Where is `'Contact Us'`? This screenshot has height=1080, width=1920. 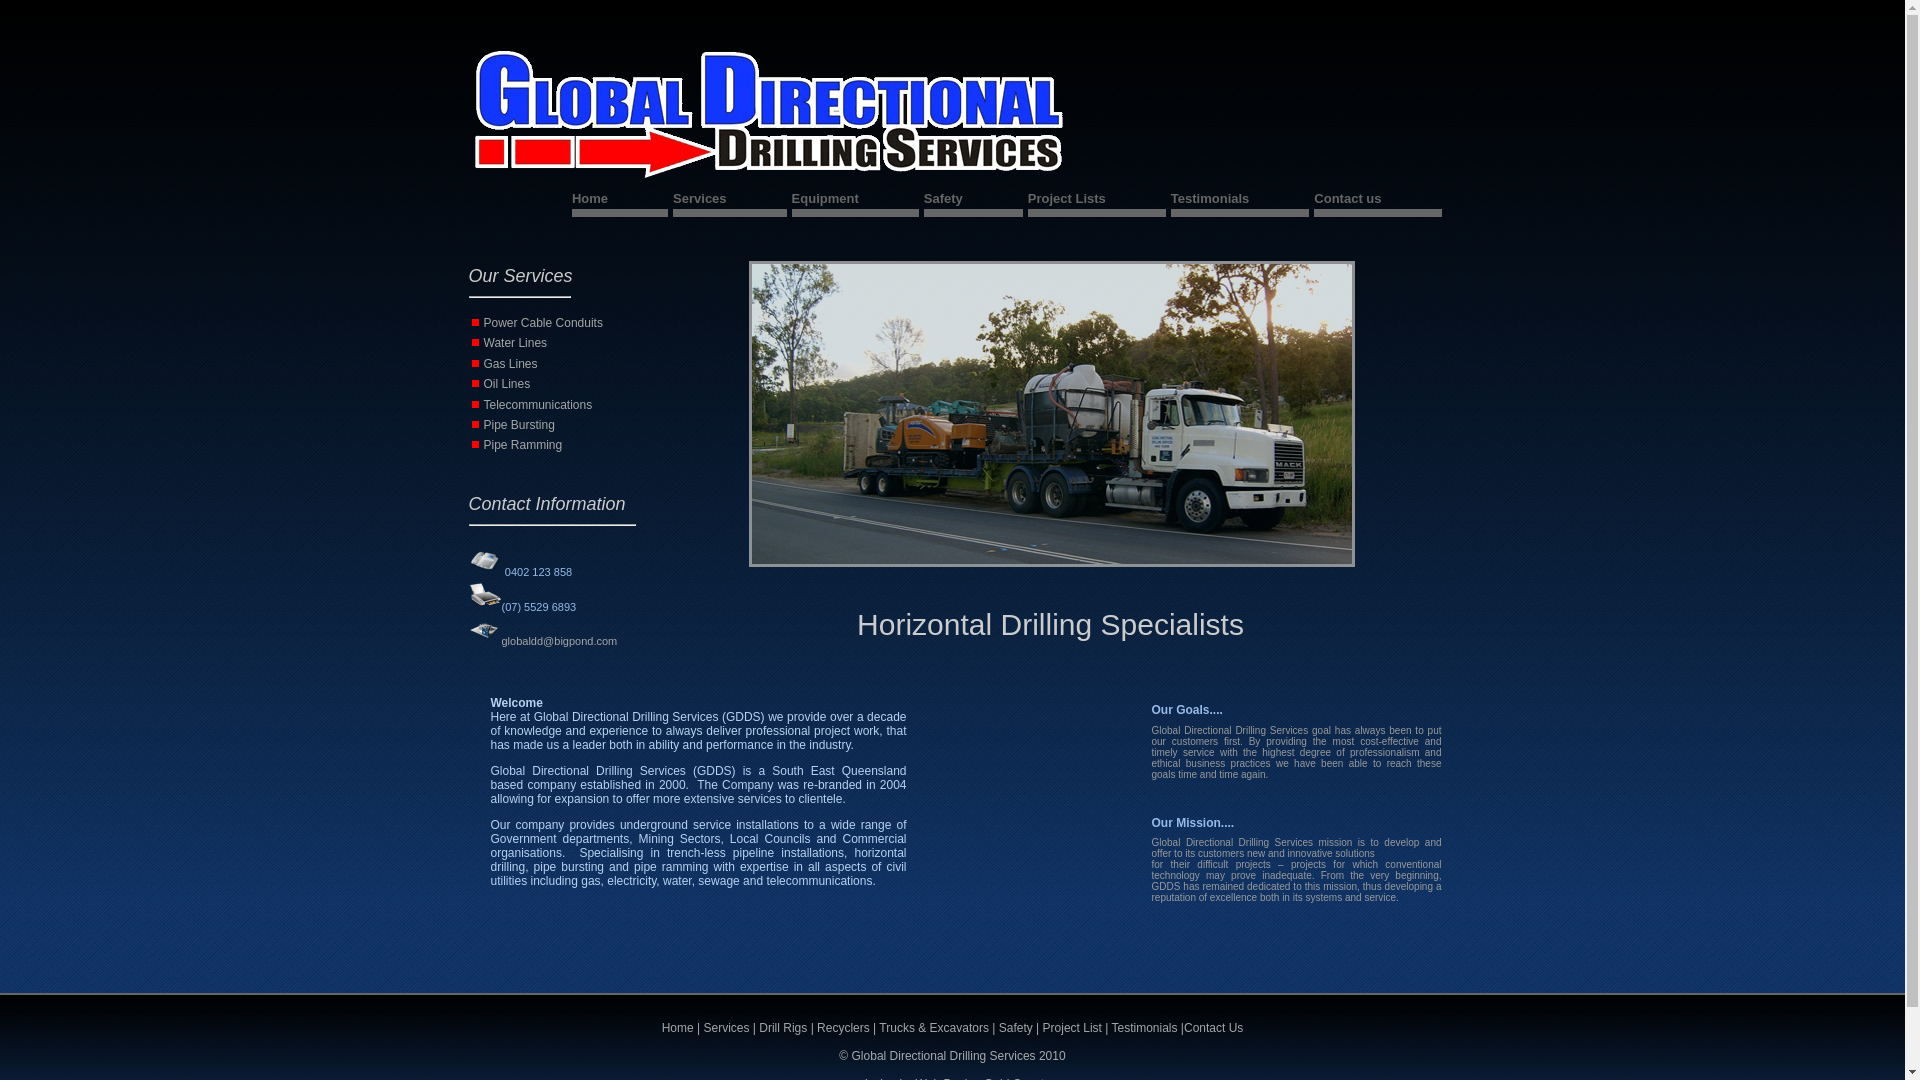 'Contact Us' is located at coordinates (1212, 1028).